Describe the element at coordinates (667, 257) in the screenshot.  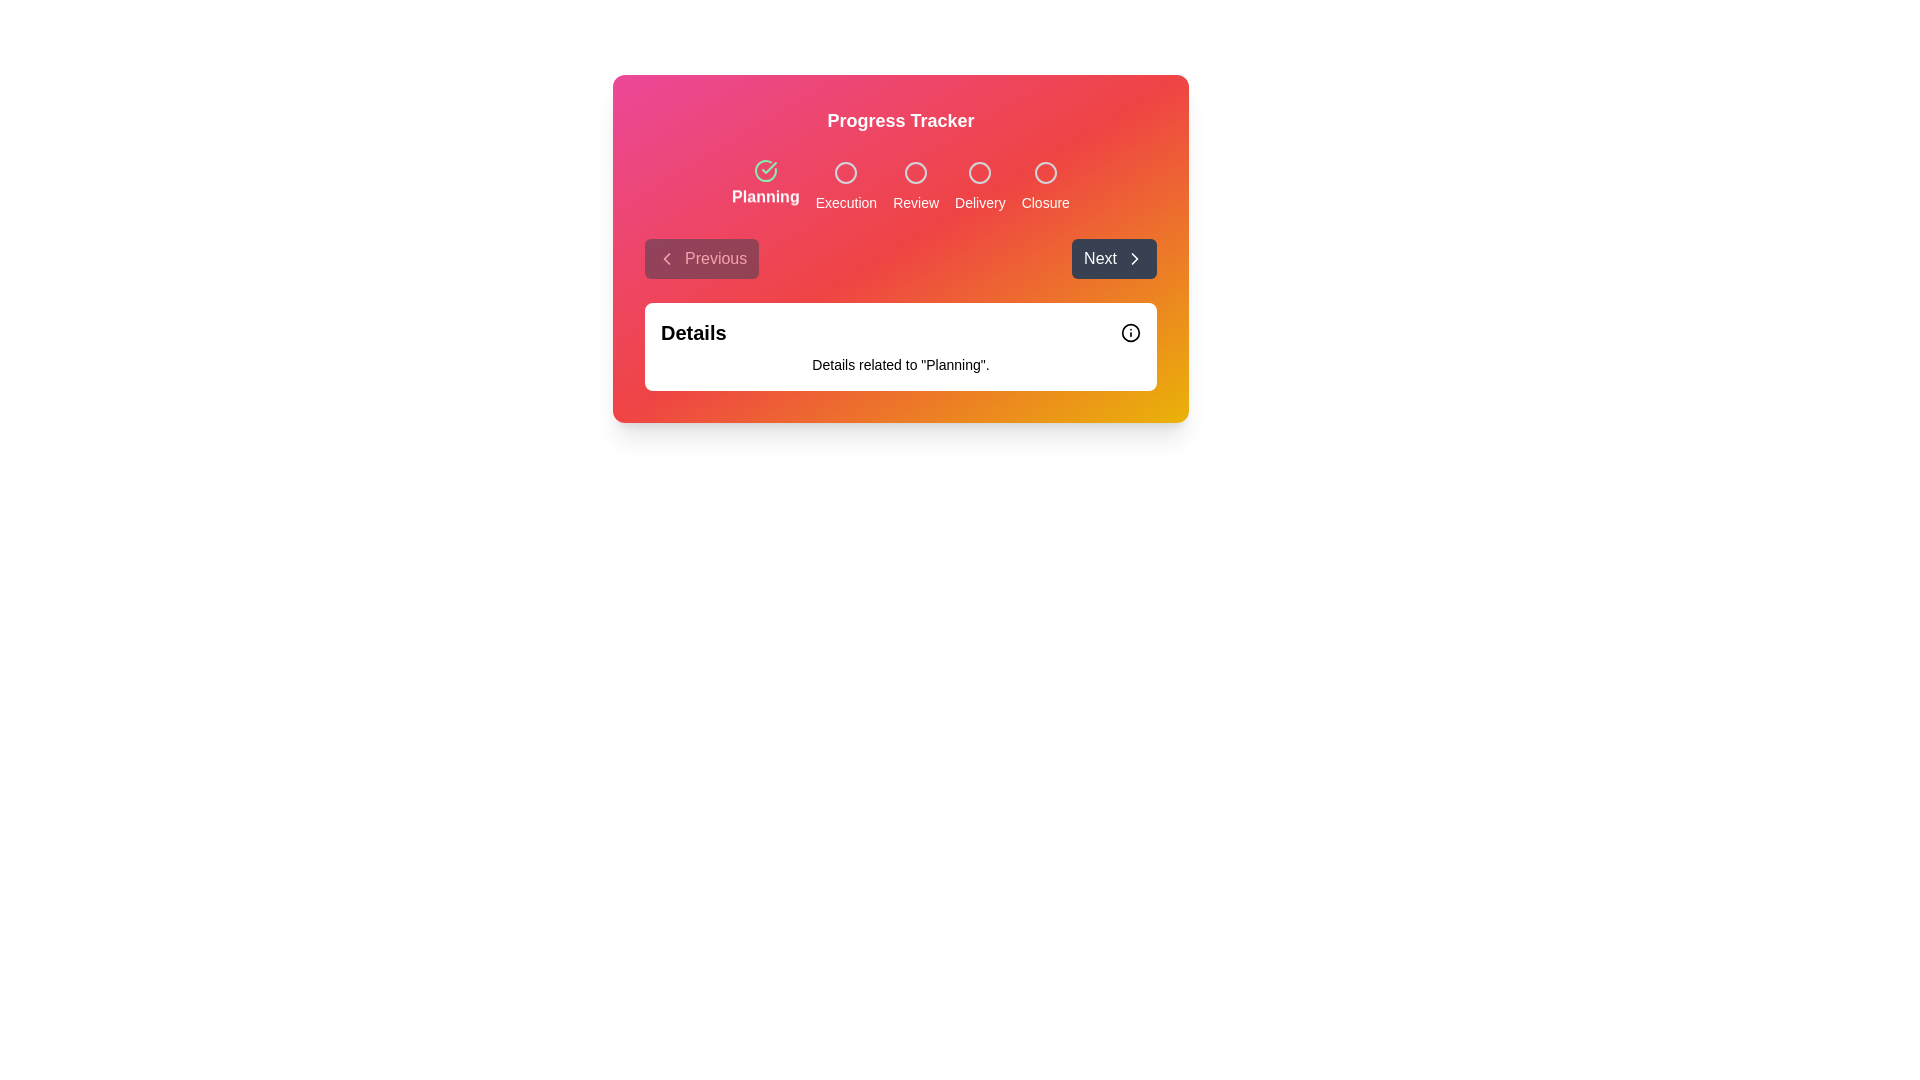
I see `the chevron icon on the left side of the 'Previous' button to initiate navigation to a prior step or page` at that location.